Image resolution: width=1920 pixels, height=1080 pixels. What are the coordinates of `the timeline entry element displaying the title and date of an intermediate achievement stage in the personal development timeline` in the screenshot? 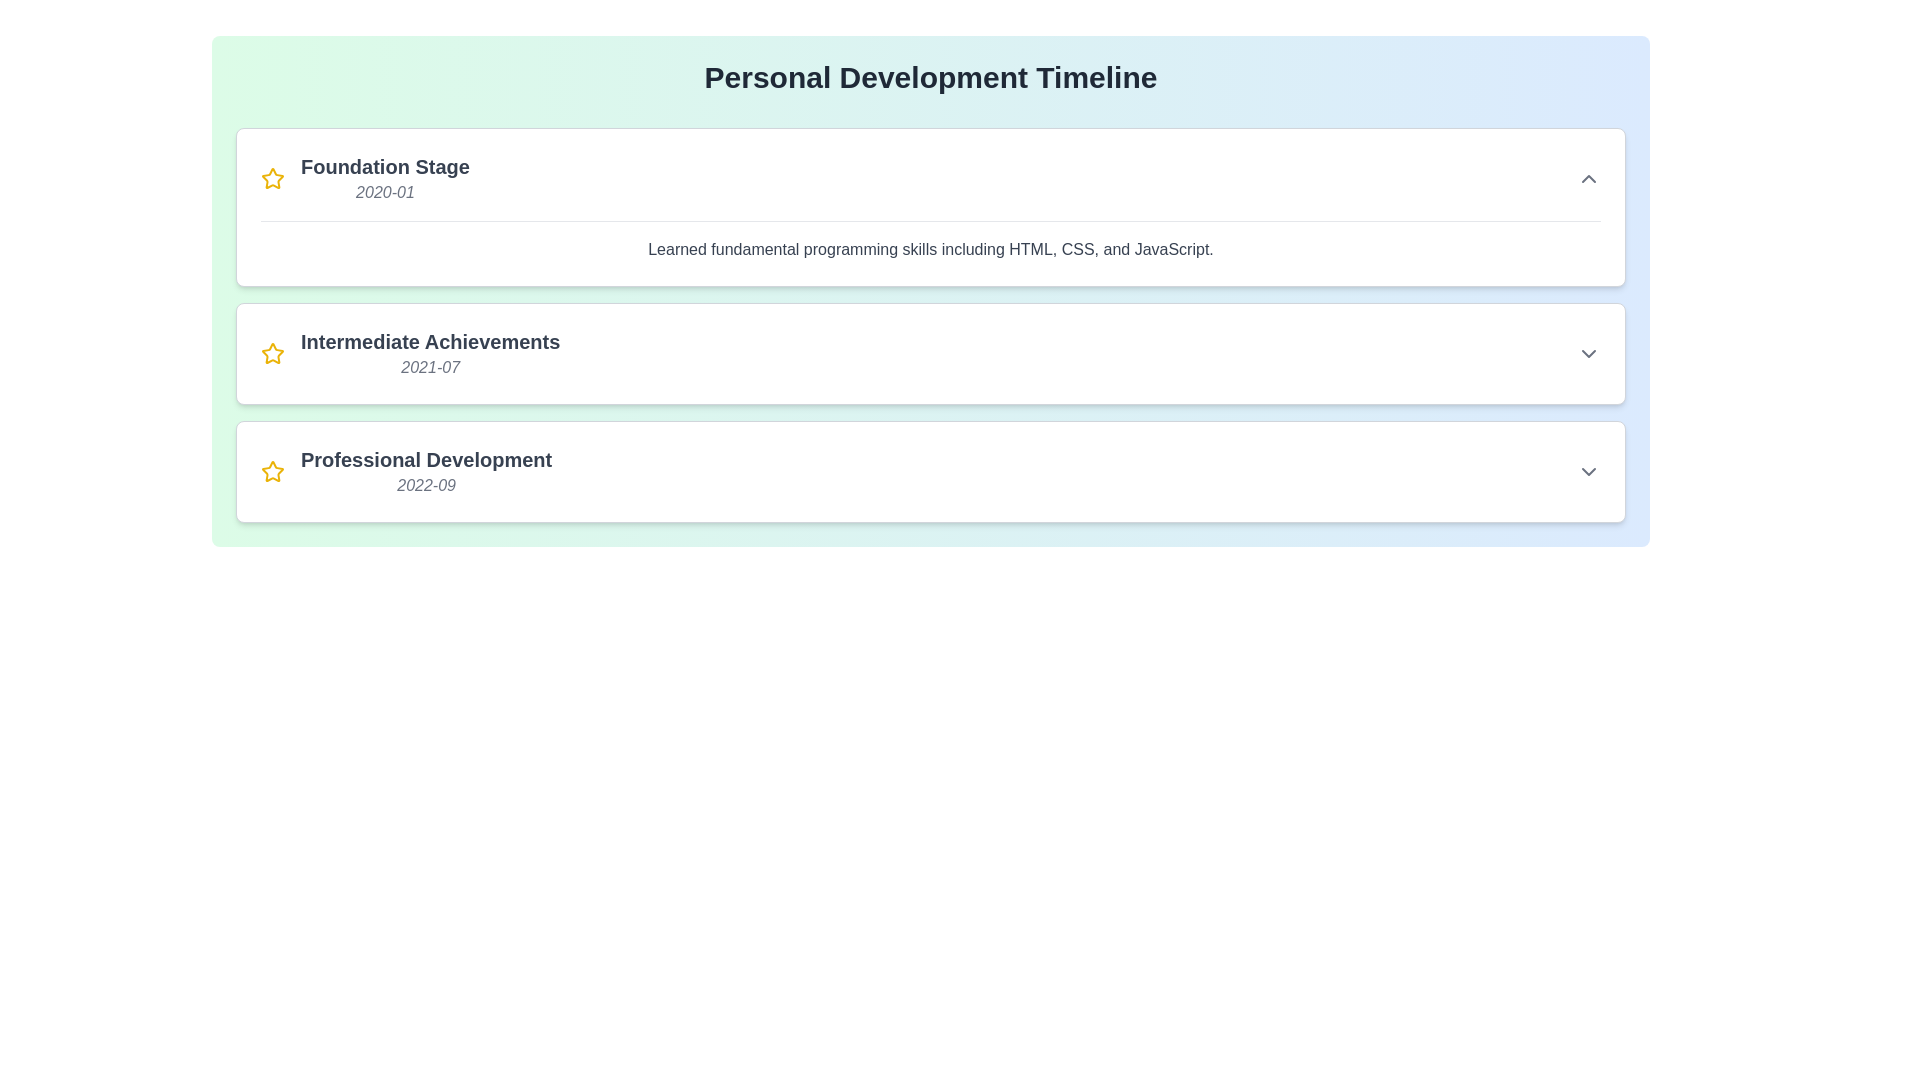 It's located at (429, 353).